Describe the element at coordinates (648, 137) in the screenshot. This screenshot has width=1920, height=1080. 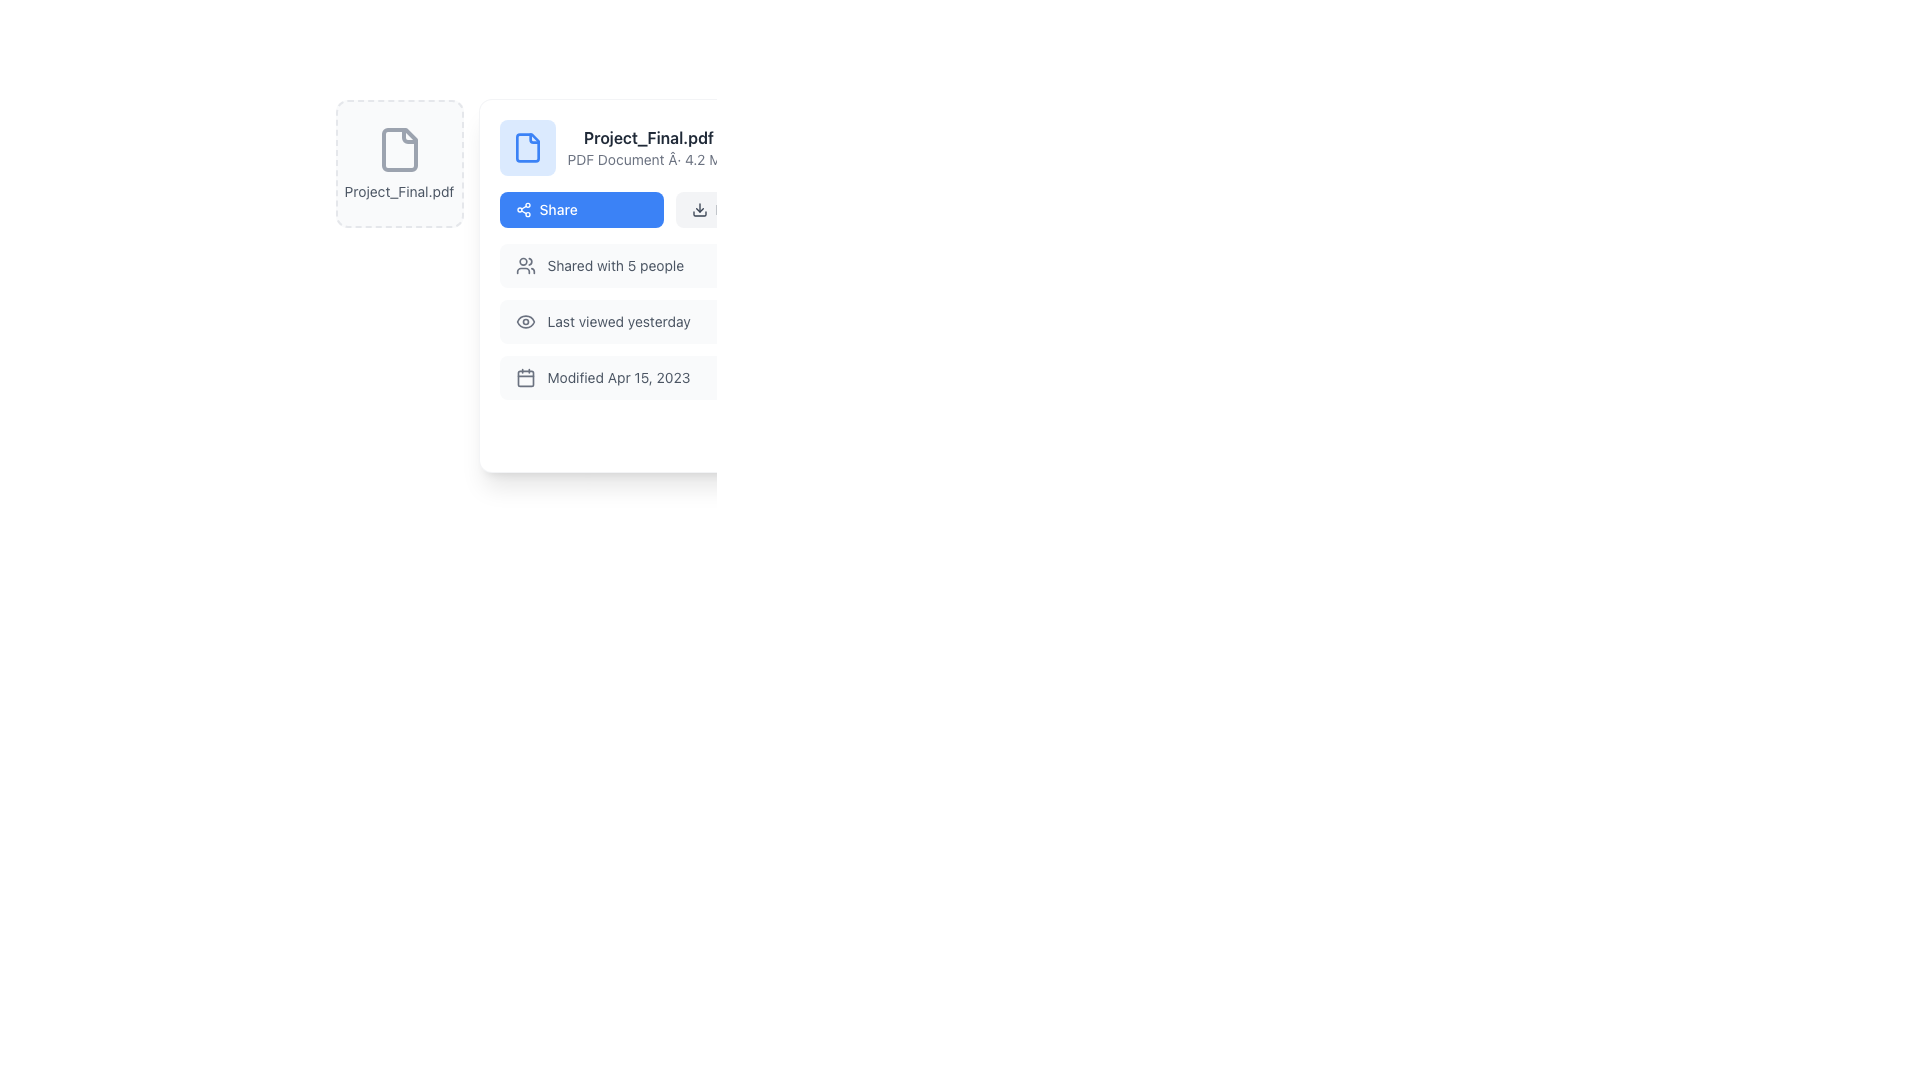
I see `the text label that serves as the title or filename of the document displayed, located at the upper section of a card layout` at that location.